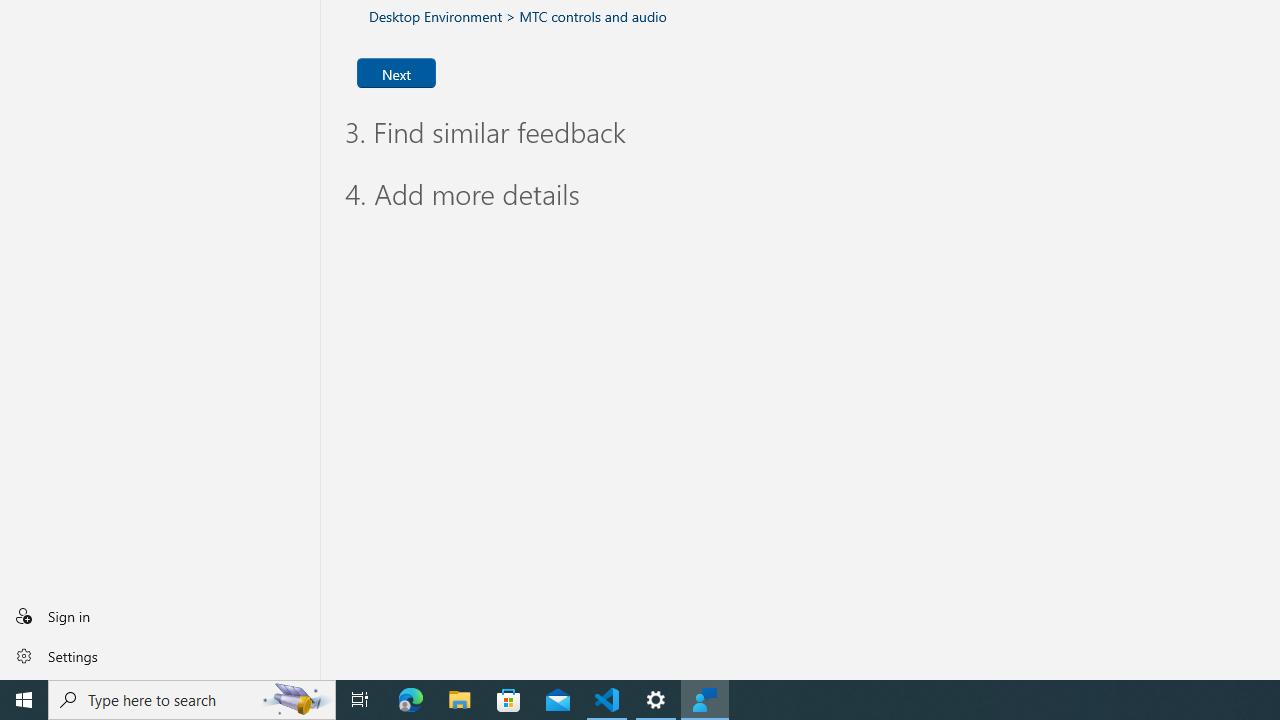  Describe the element at coordinates (509, 698) in the screenshot. I see `'Microsoft Store'` at that location.